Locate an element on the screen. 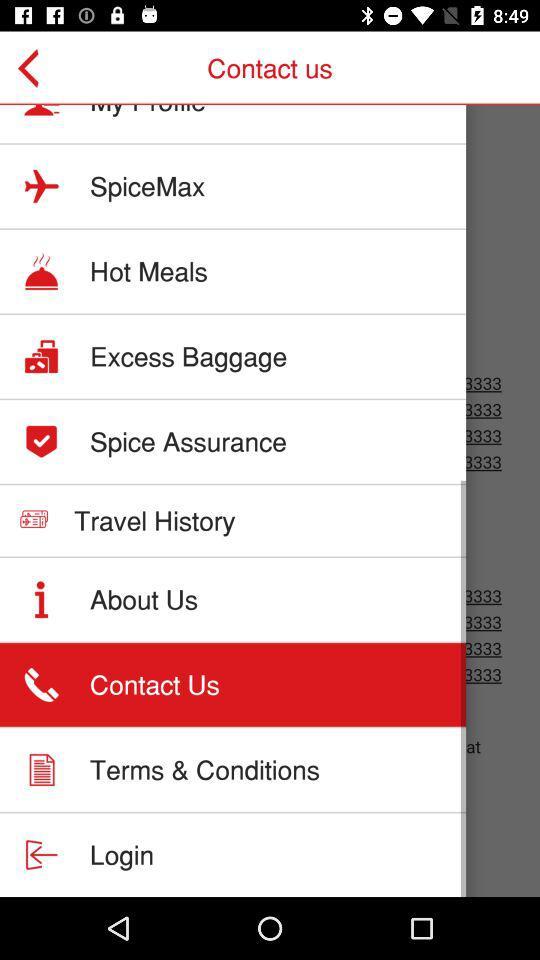 This screenshot has width=540, height=960. item next to the my profile is located at coordinates (36, 68).